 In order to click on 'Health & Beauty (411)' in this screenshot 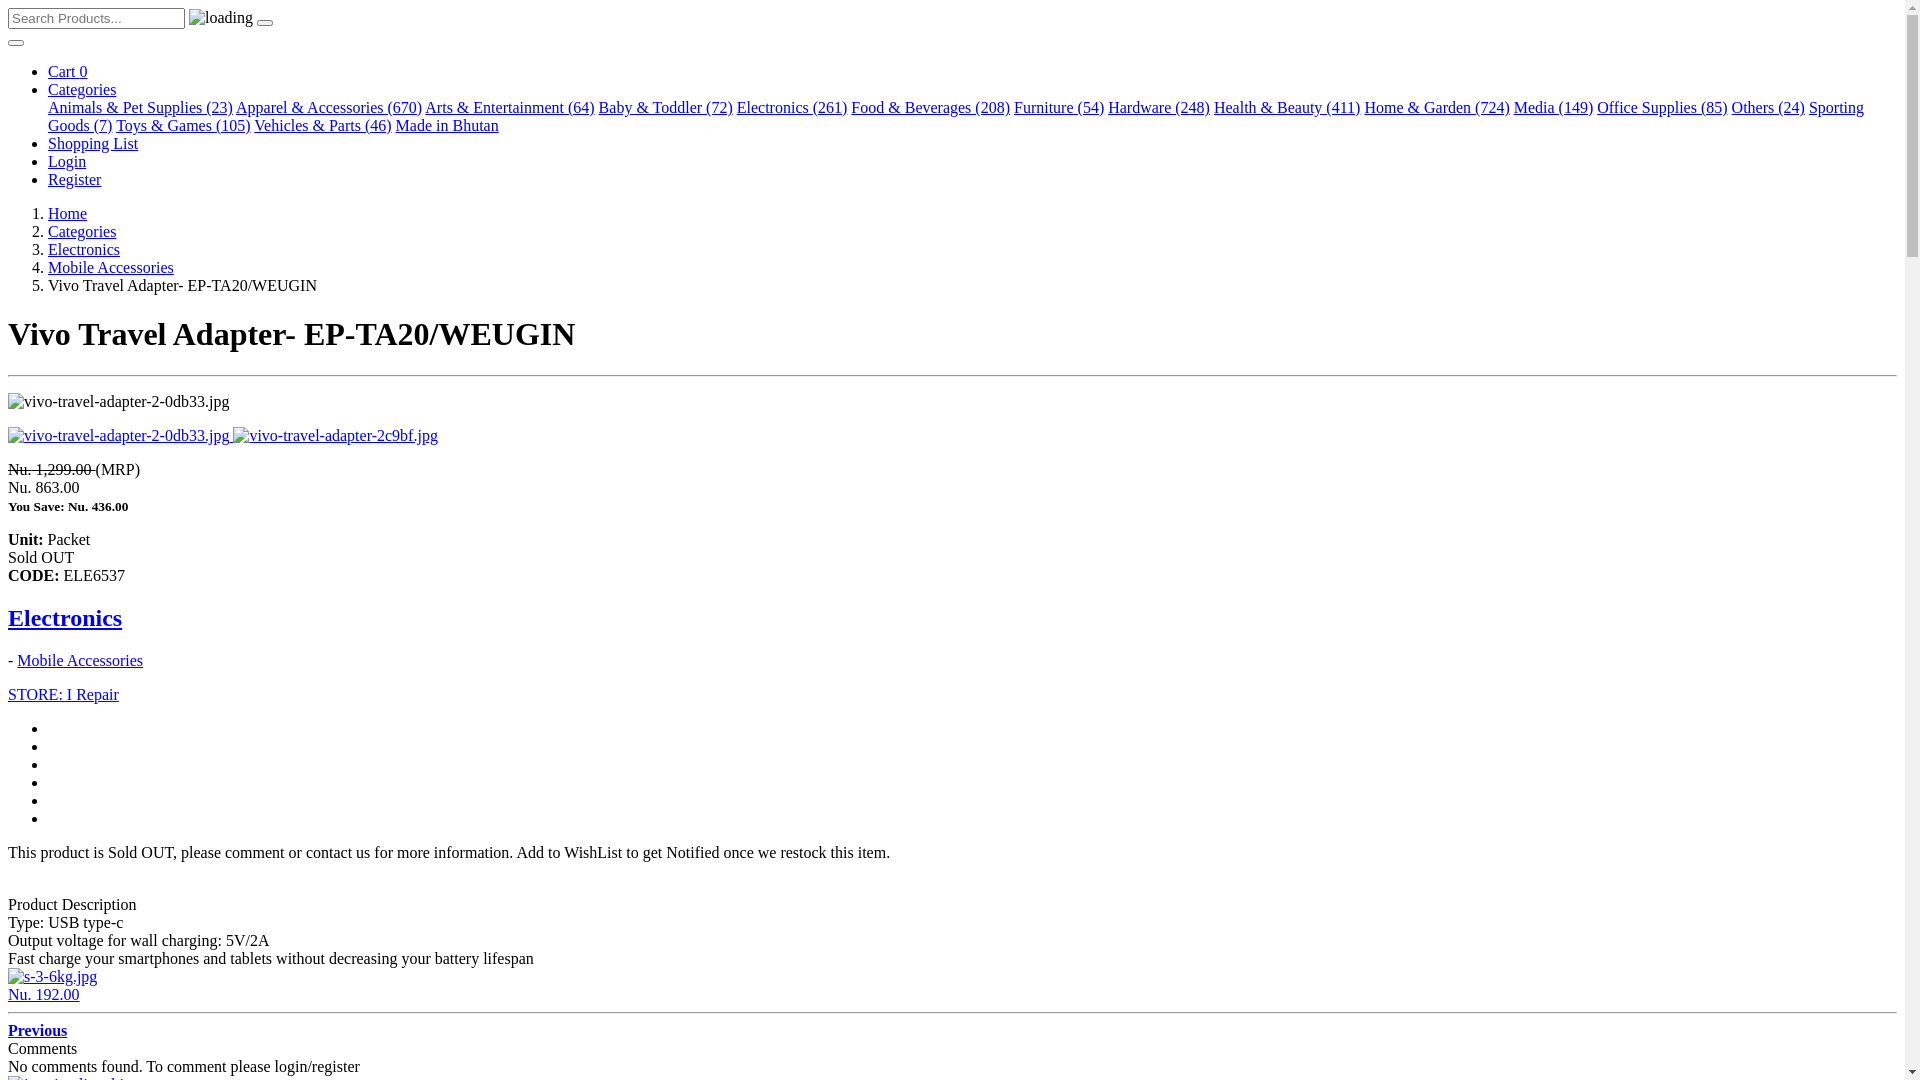, I will do `click(1286, 107)`.